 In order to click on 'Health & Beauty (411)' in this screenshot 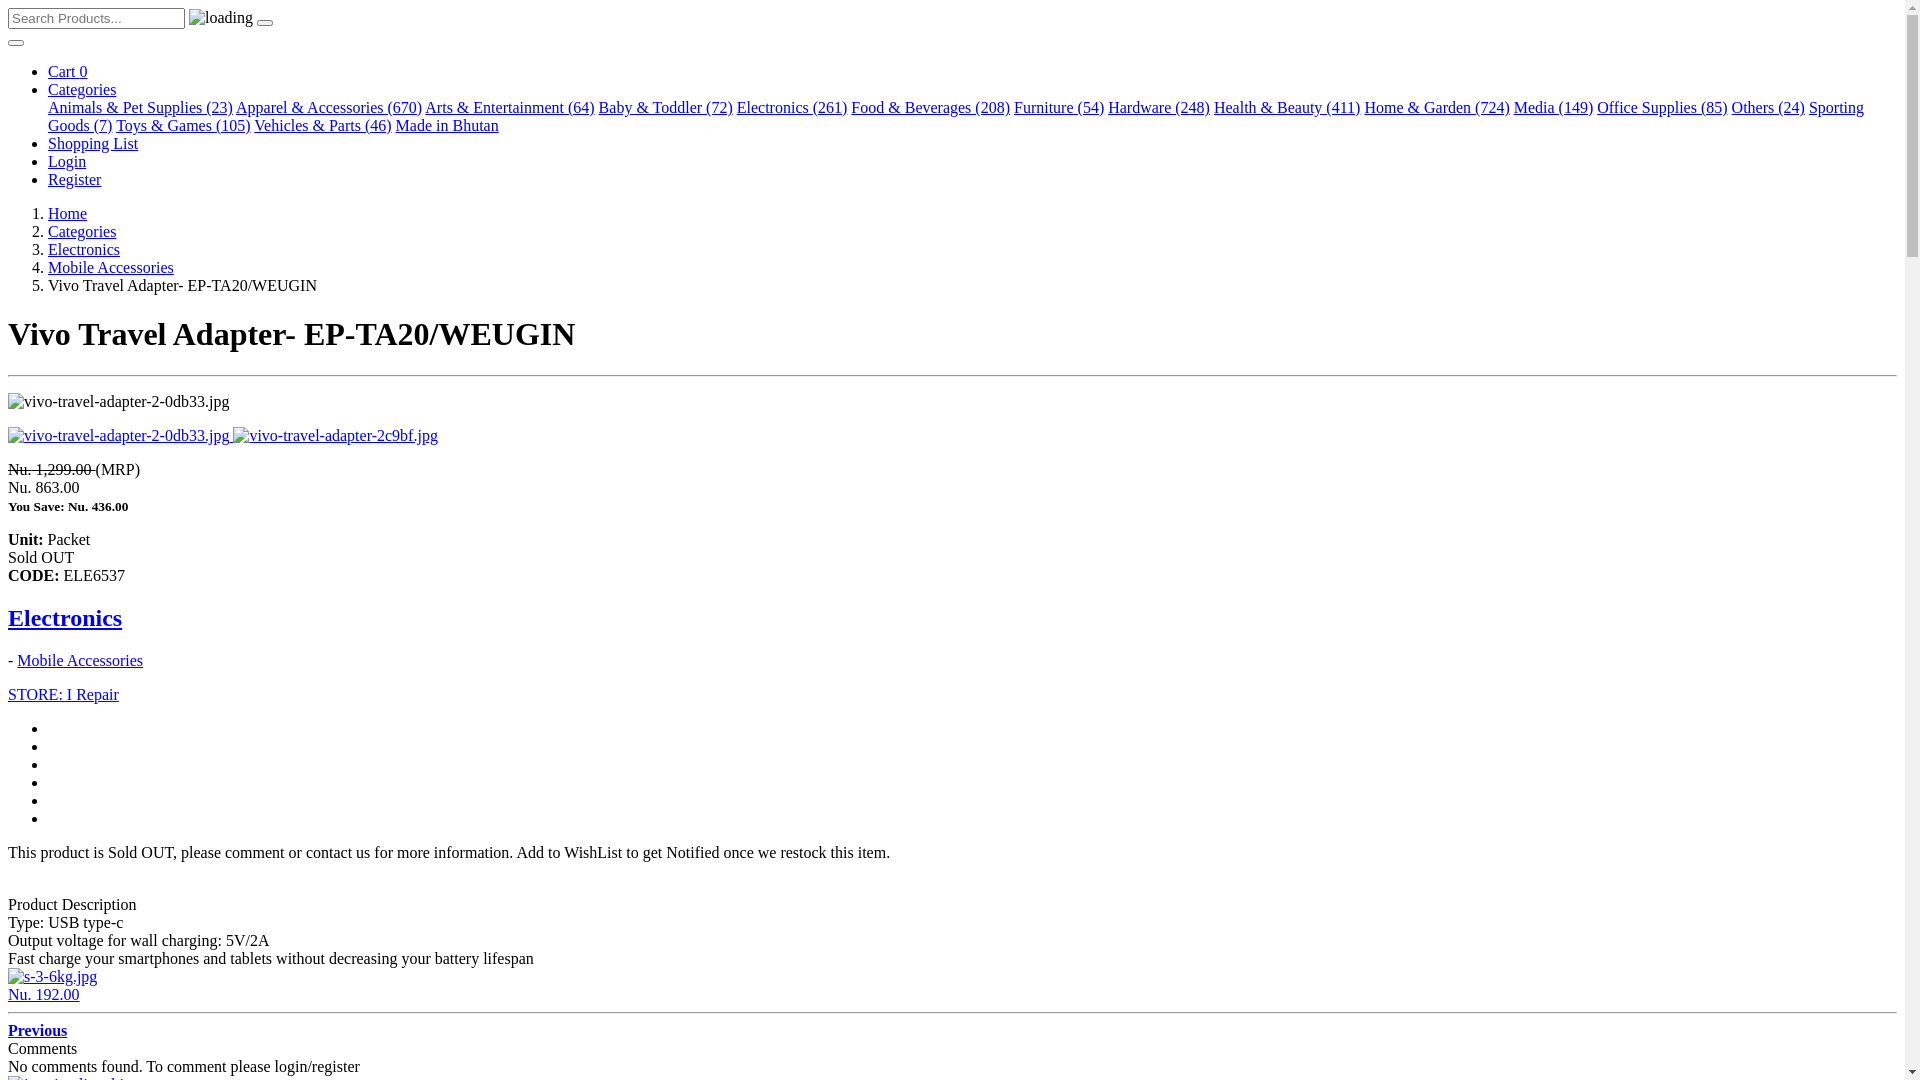, I will do `click(1286, 107)`.